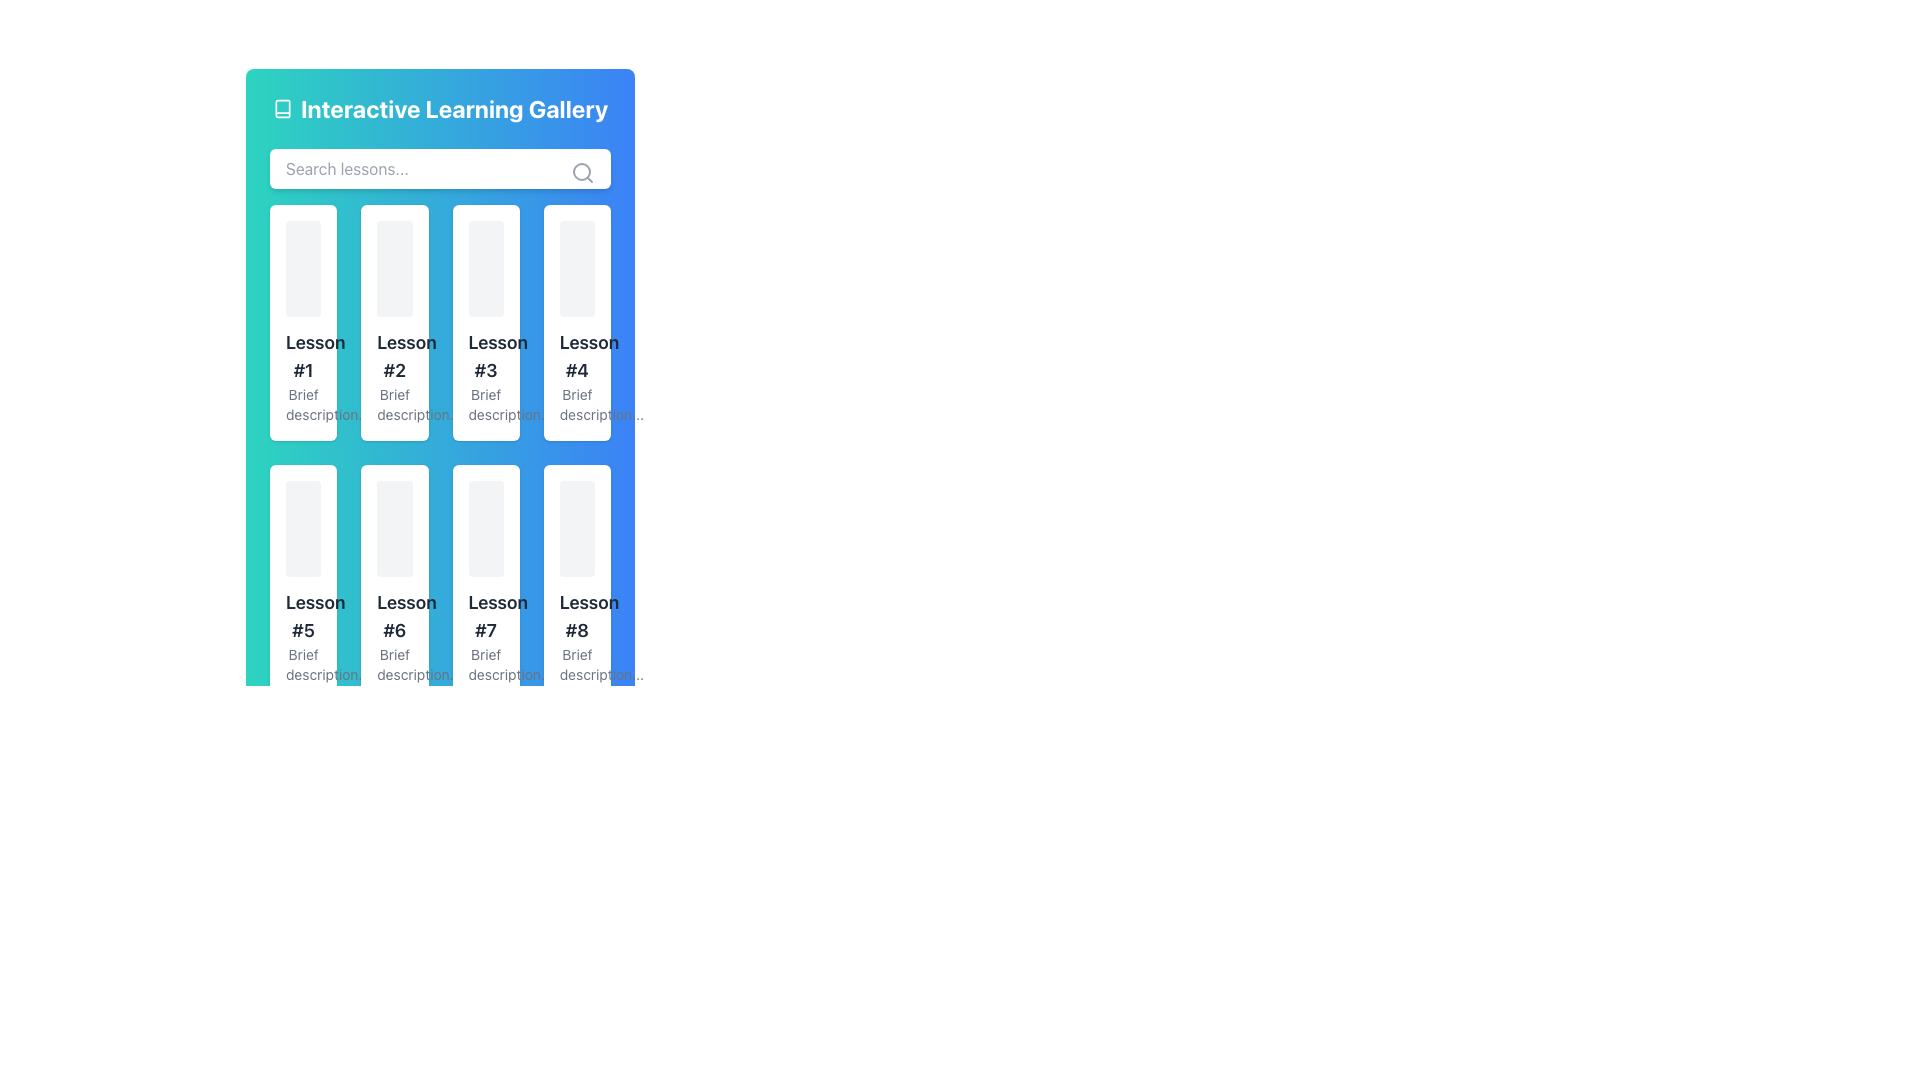  I want to click on text label that contains 'Brief description...' located beneath the heading 'Lesson #2' in the card situated in the second column of the first row, so click(394, 405).